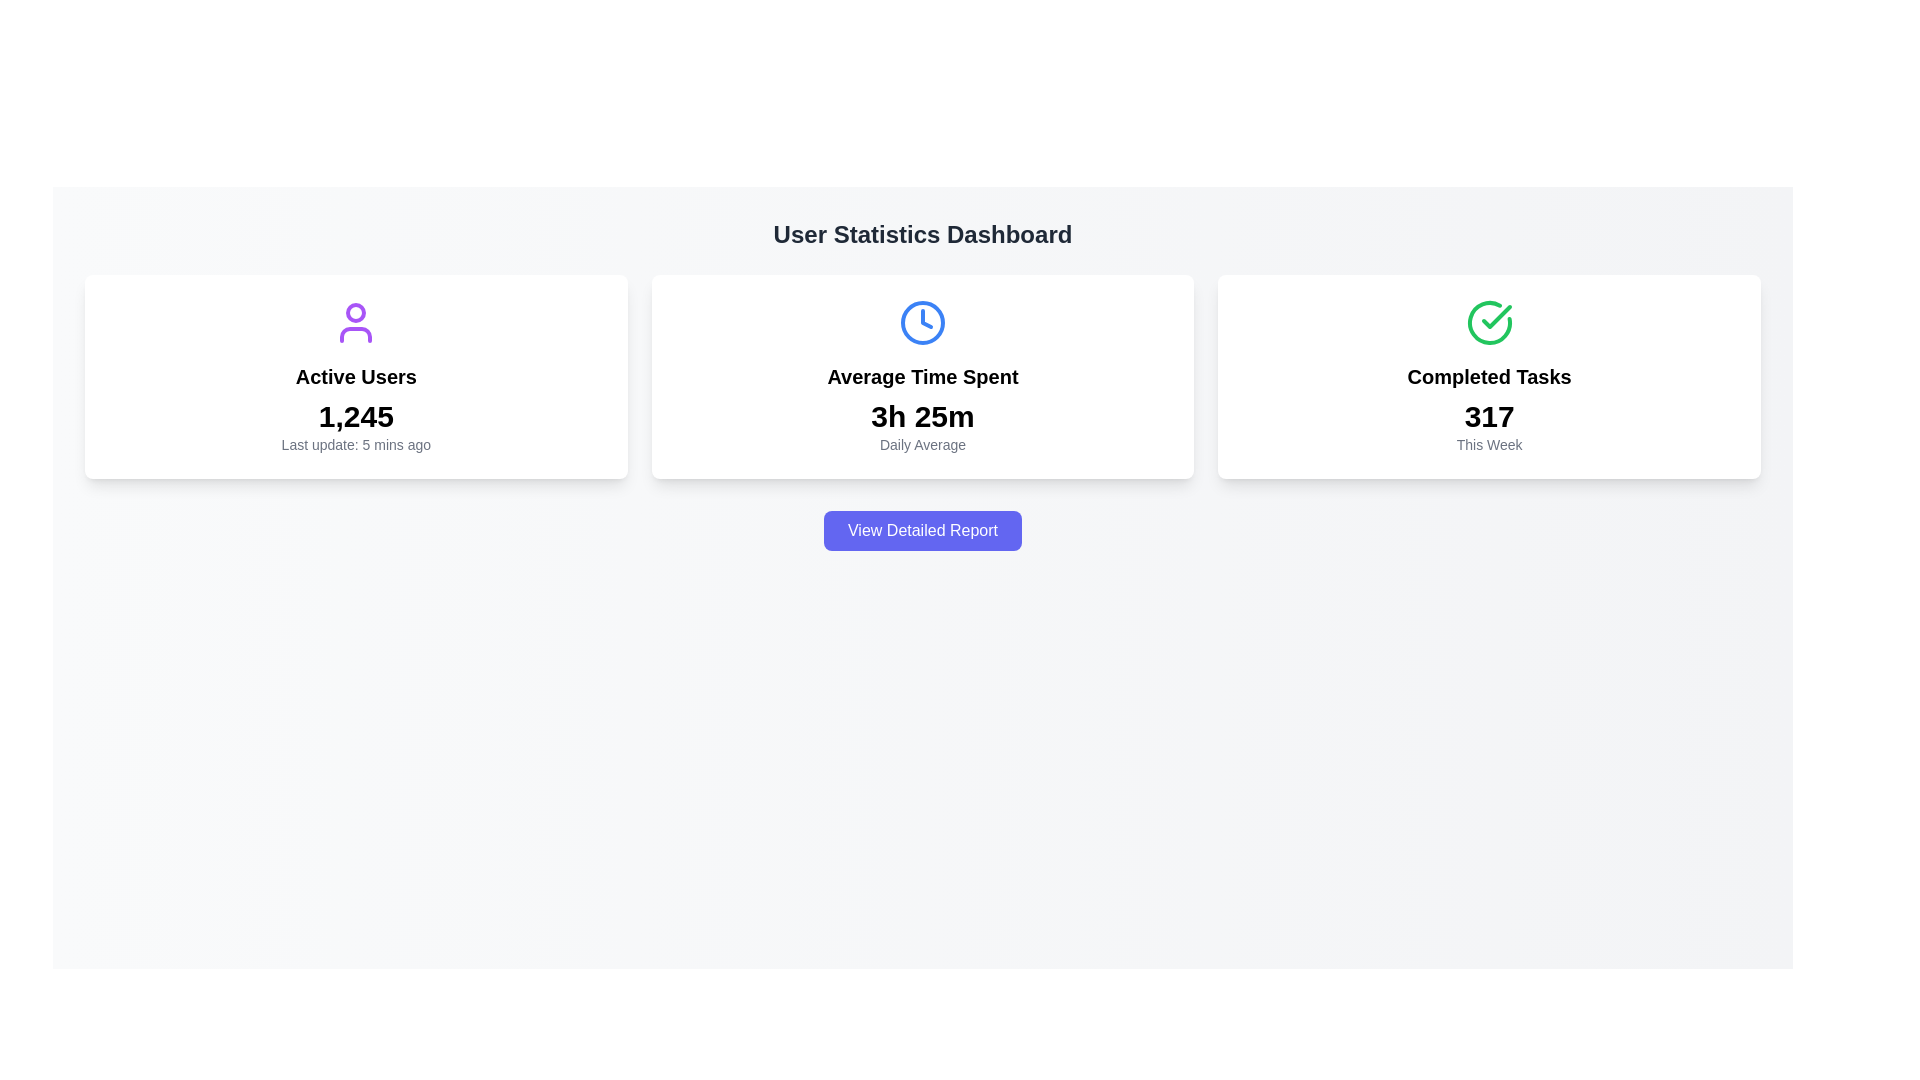 This screenshot has width=1920, height=1080. Describe the element at coordinates (921, 530) in the screenshot. I see `the detailed report button located at the bottom center of the interface, below the three cards displaying statistics` at that location.